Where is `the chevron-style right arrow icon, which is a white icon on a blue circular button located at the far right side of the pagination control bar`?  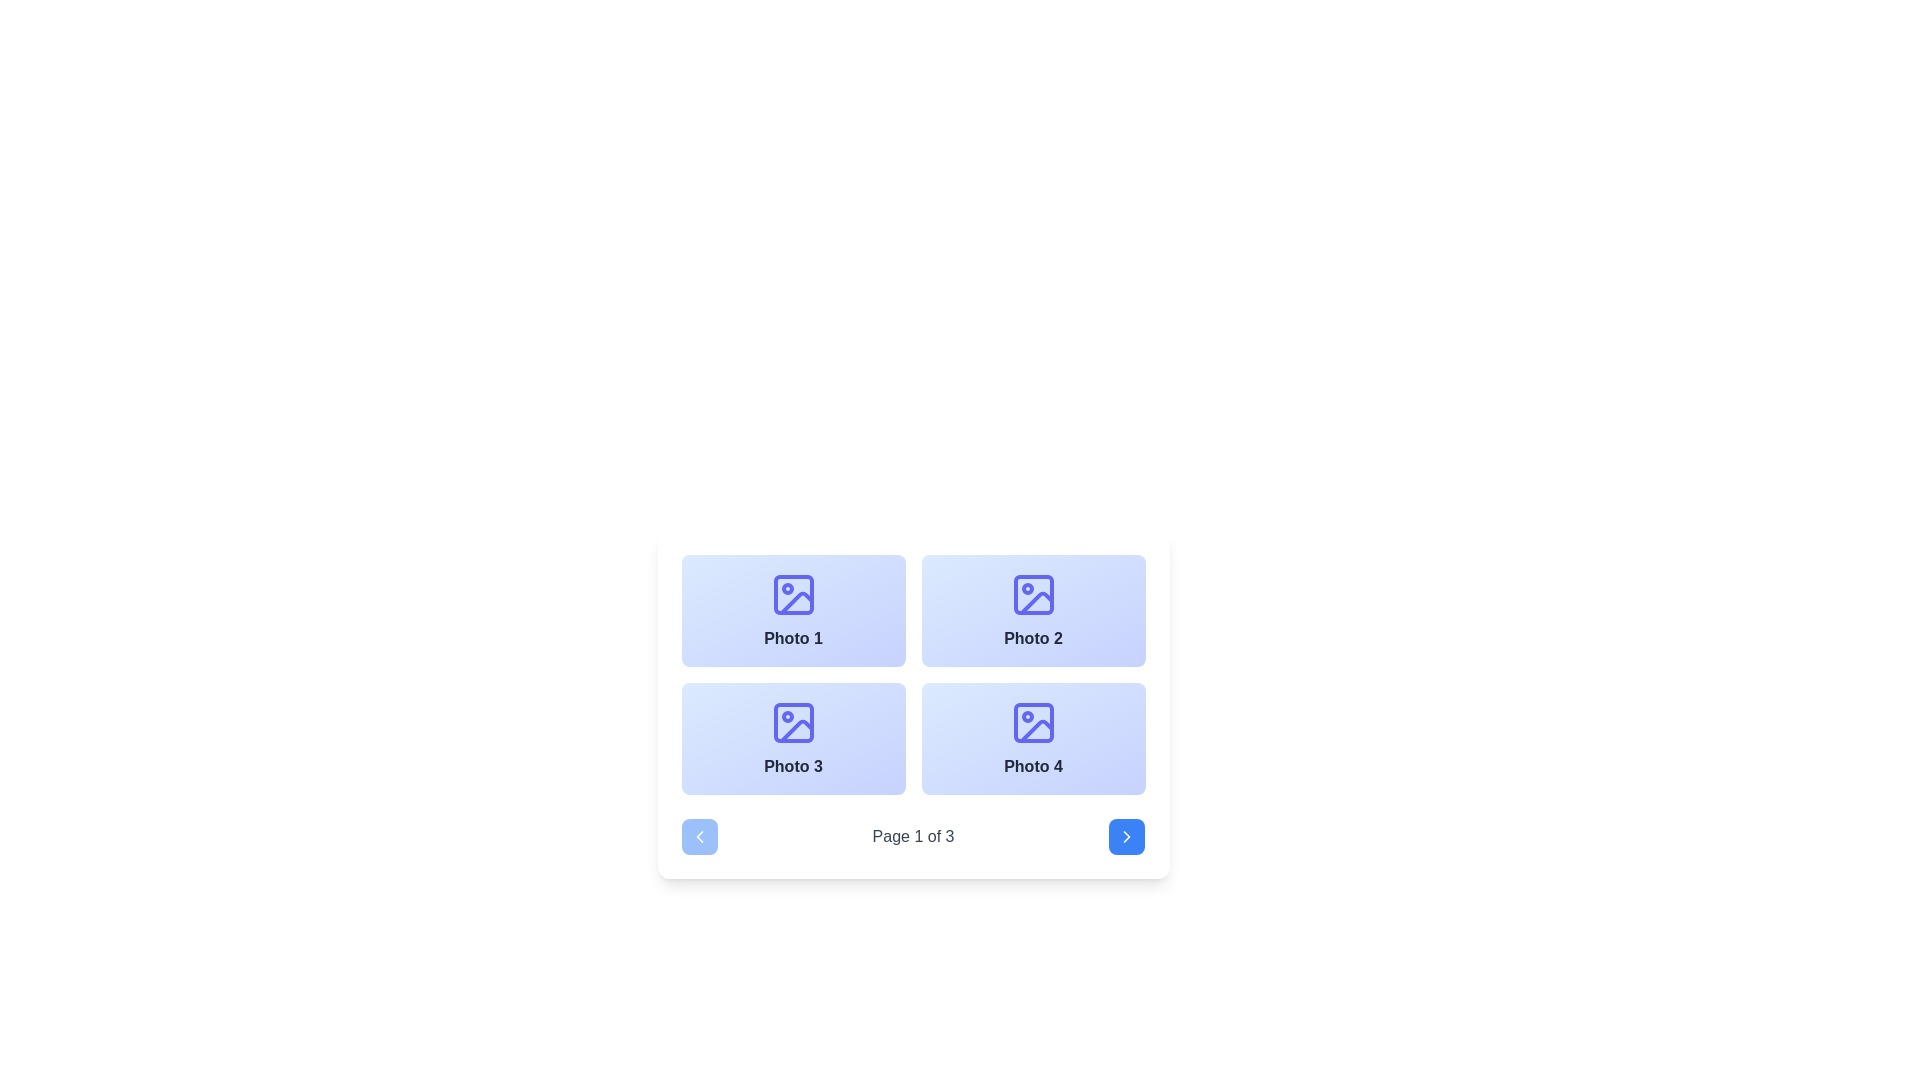 the chevron-style right arrow icon, which is a white icon on a blue circular button located at the far right side of the pagination control bar is located at coordinates (1127, 837).